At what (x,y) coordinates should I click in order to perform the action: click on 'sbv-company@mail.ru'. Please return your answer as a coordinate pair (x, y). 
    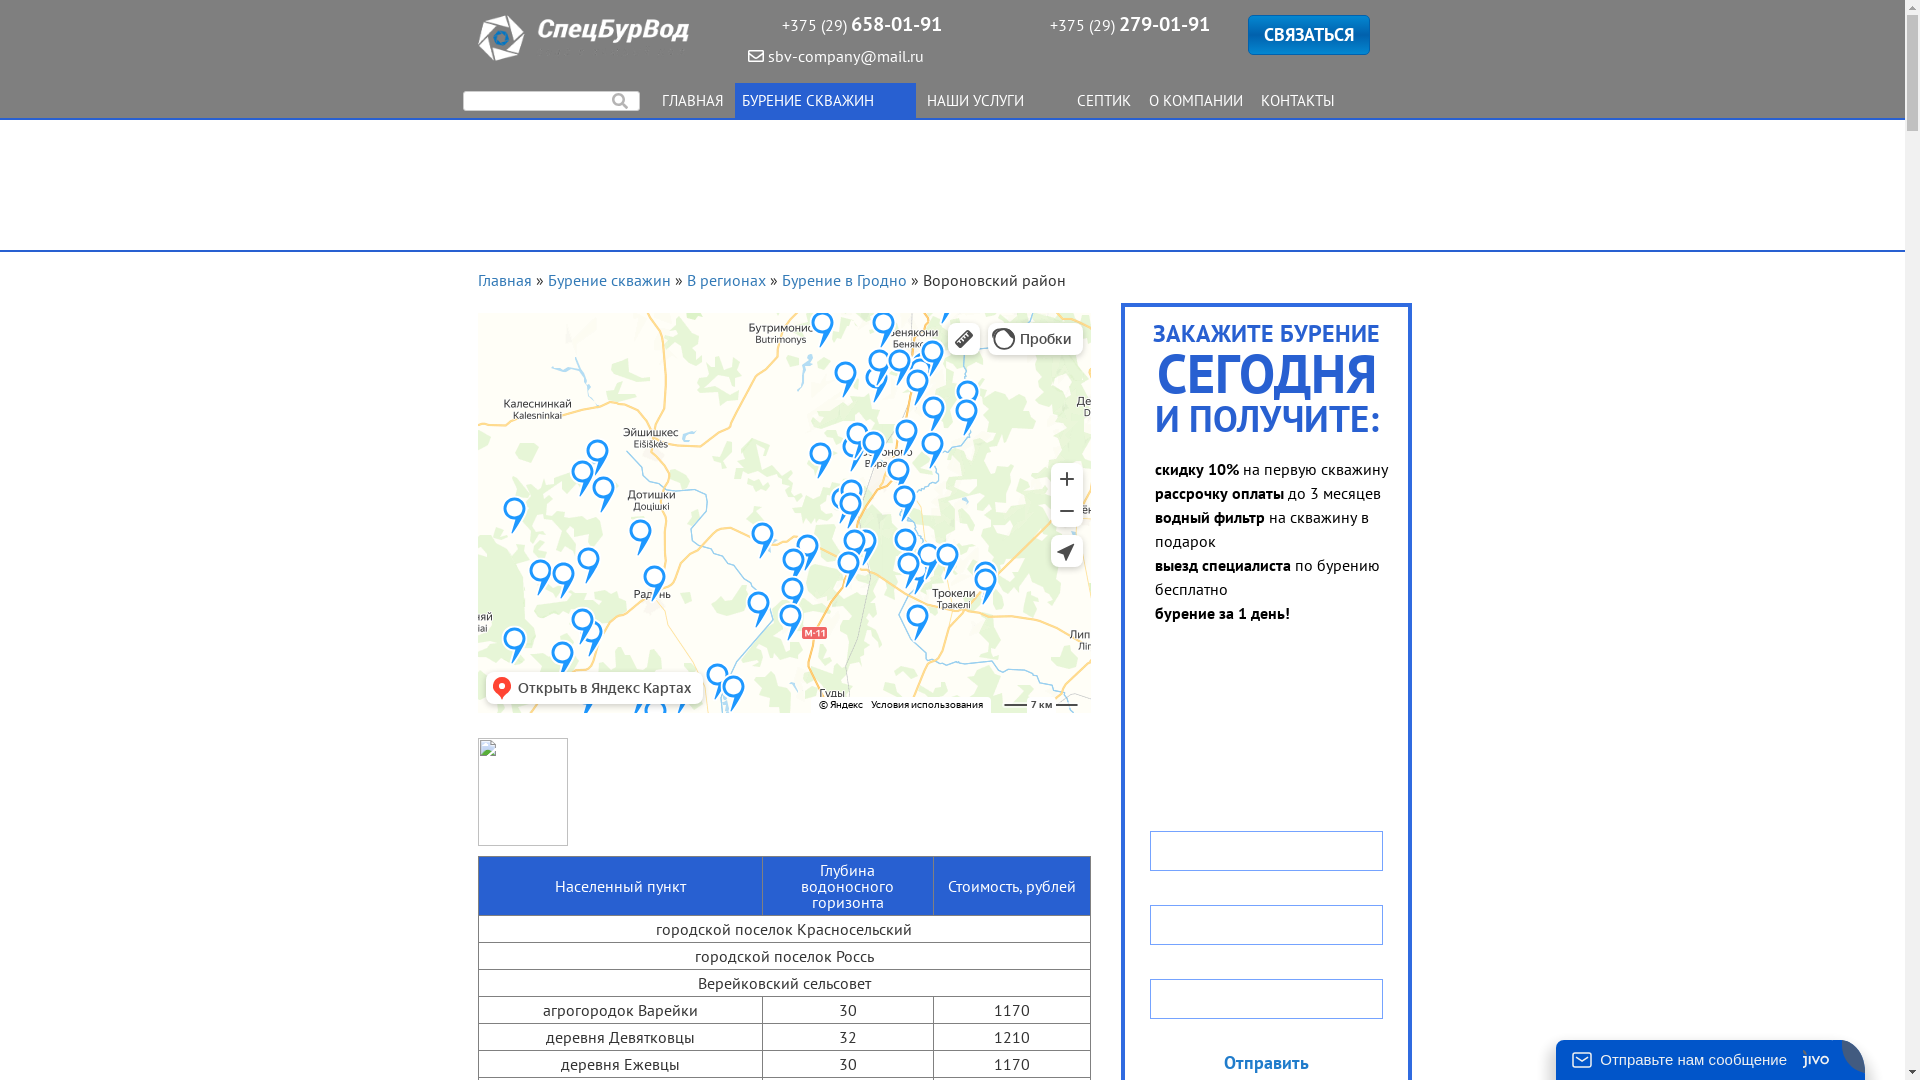
    Looking at the image, I should click on (747, 55).